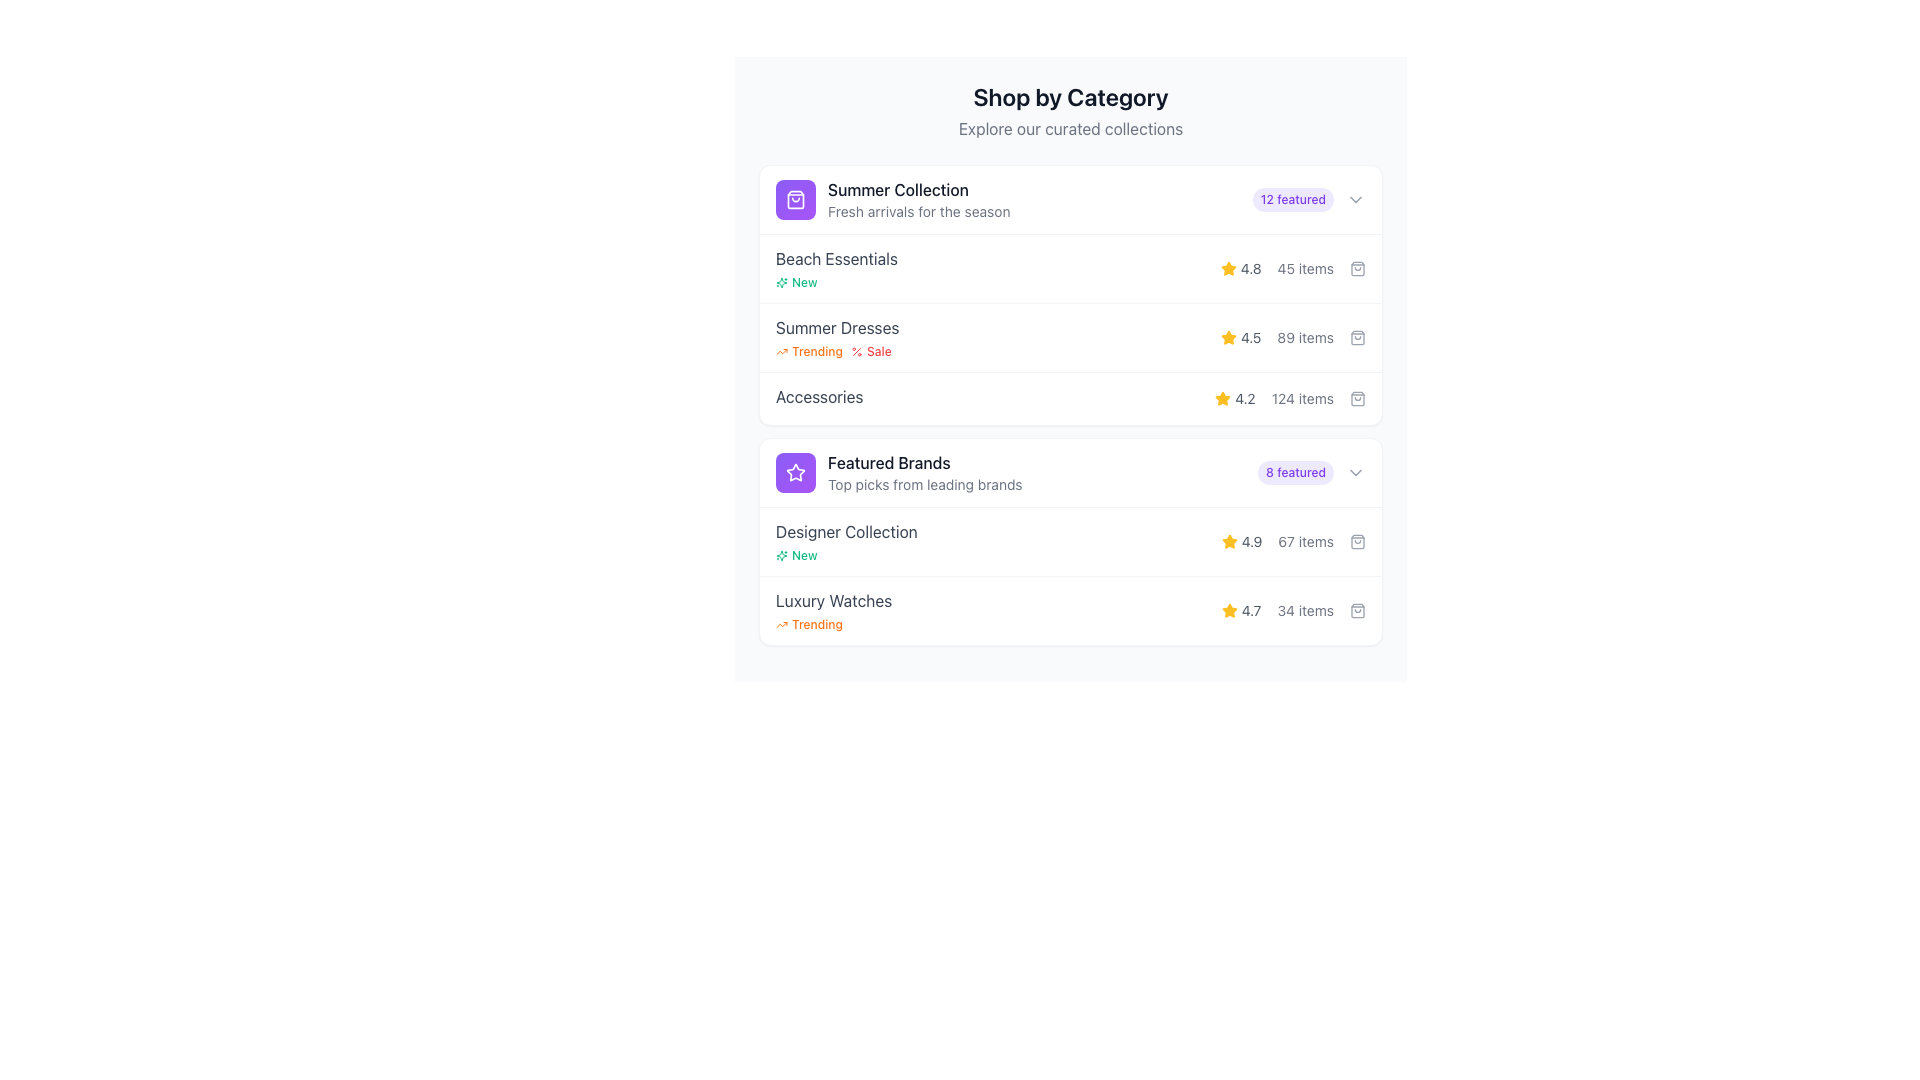  What do you see at coordinates (1358, 337) in the screenshot?
I see `the icon representing 'Summer Dresses' category functionalities, located on the far right of the row after '89 items'` at bounding box center [1358, 337].